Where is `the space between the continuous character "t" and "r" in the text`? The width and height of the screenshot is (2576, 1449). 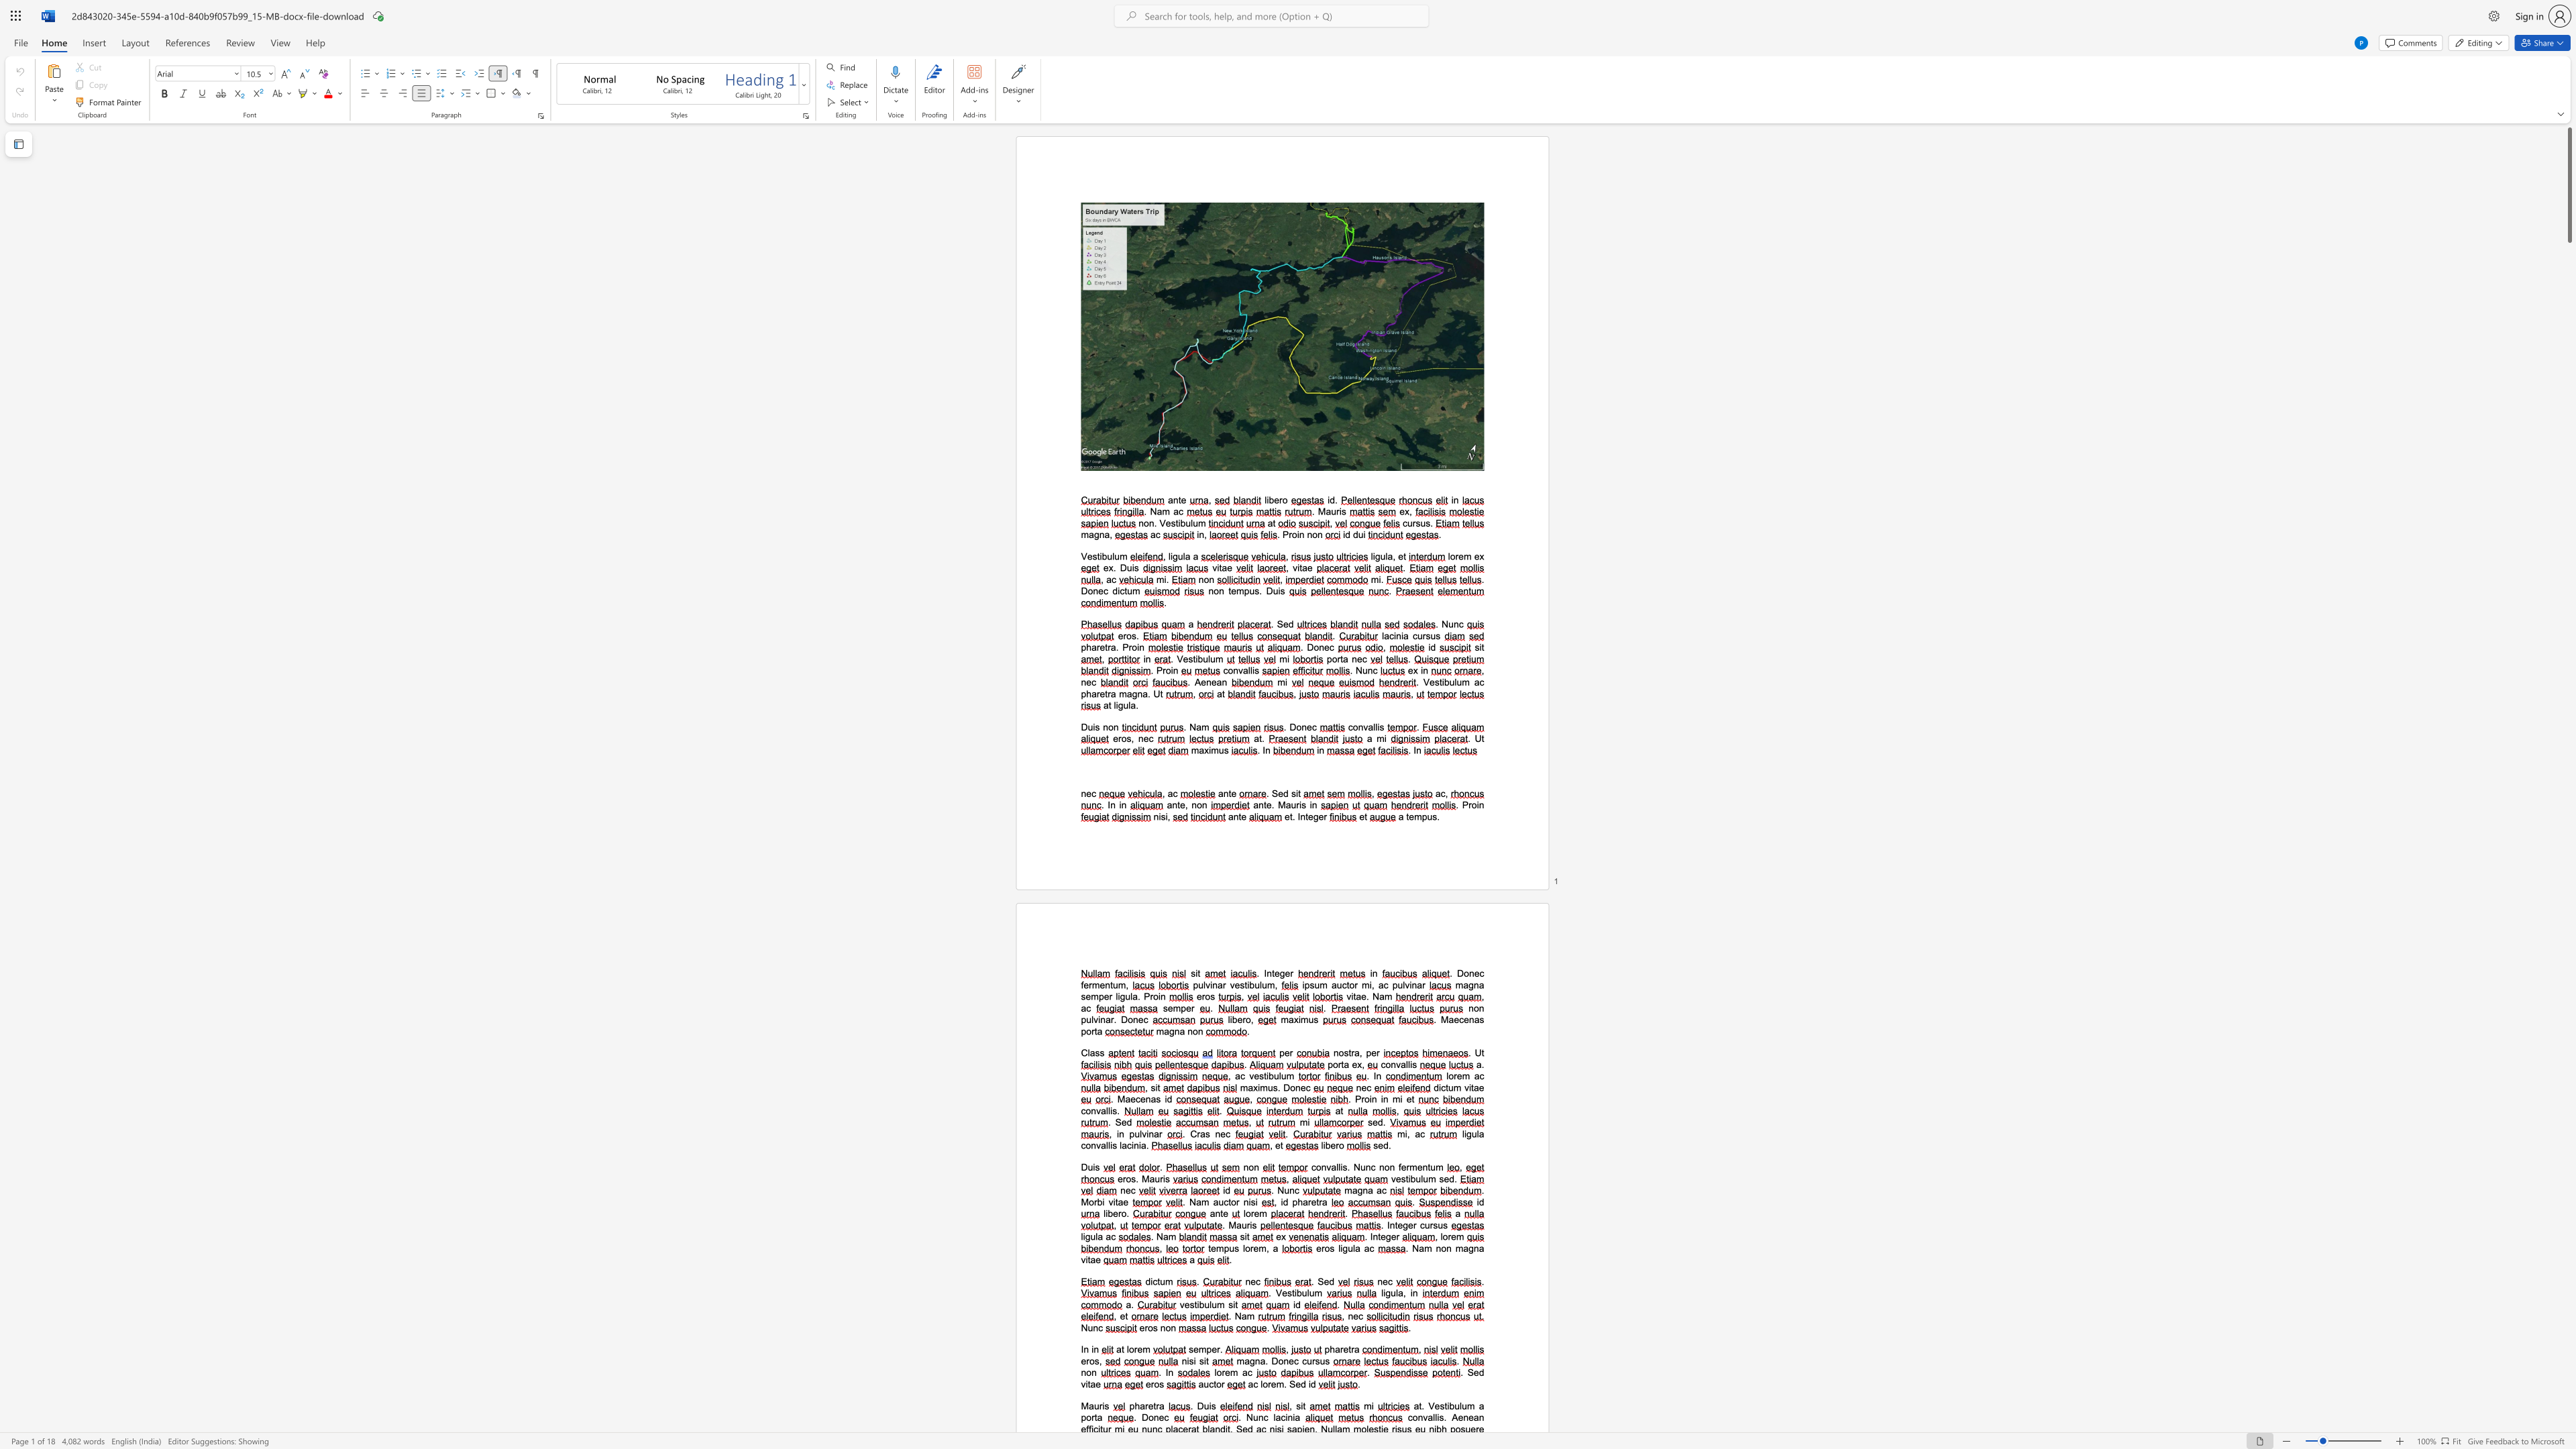
the space between the continuous character "t" and "r" in the text is located at coordinates (1155, 1405).